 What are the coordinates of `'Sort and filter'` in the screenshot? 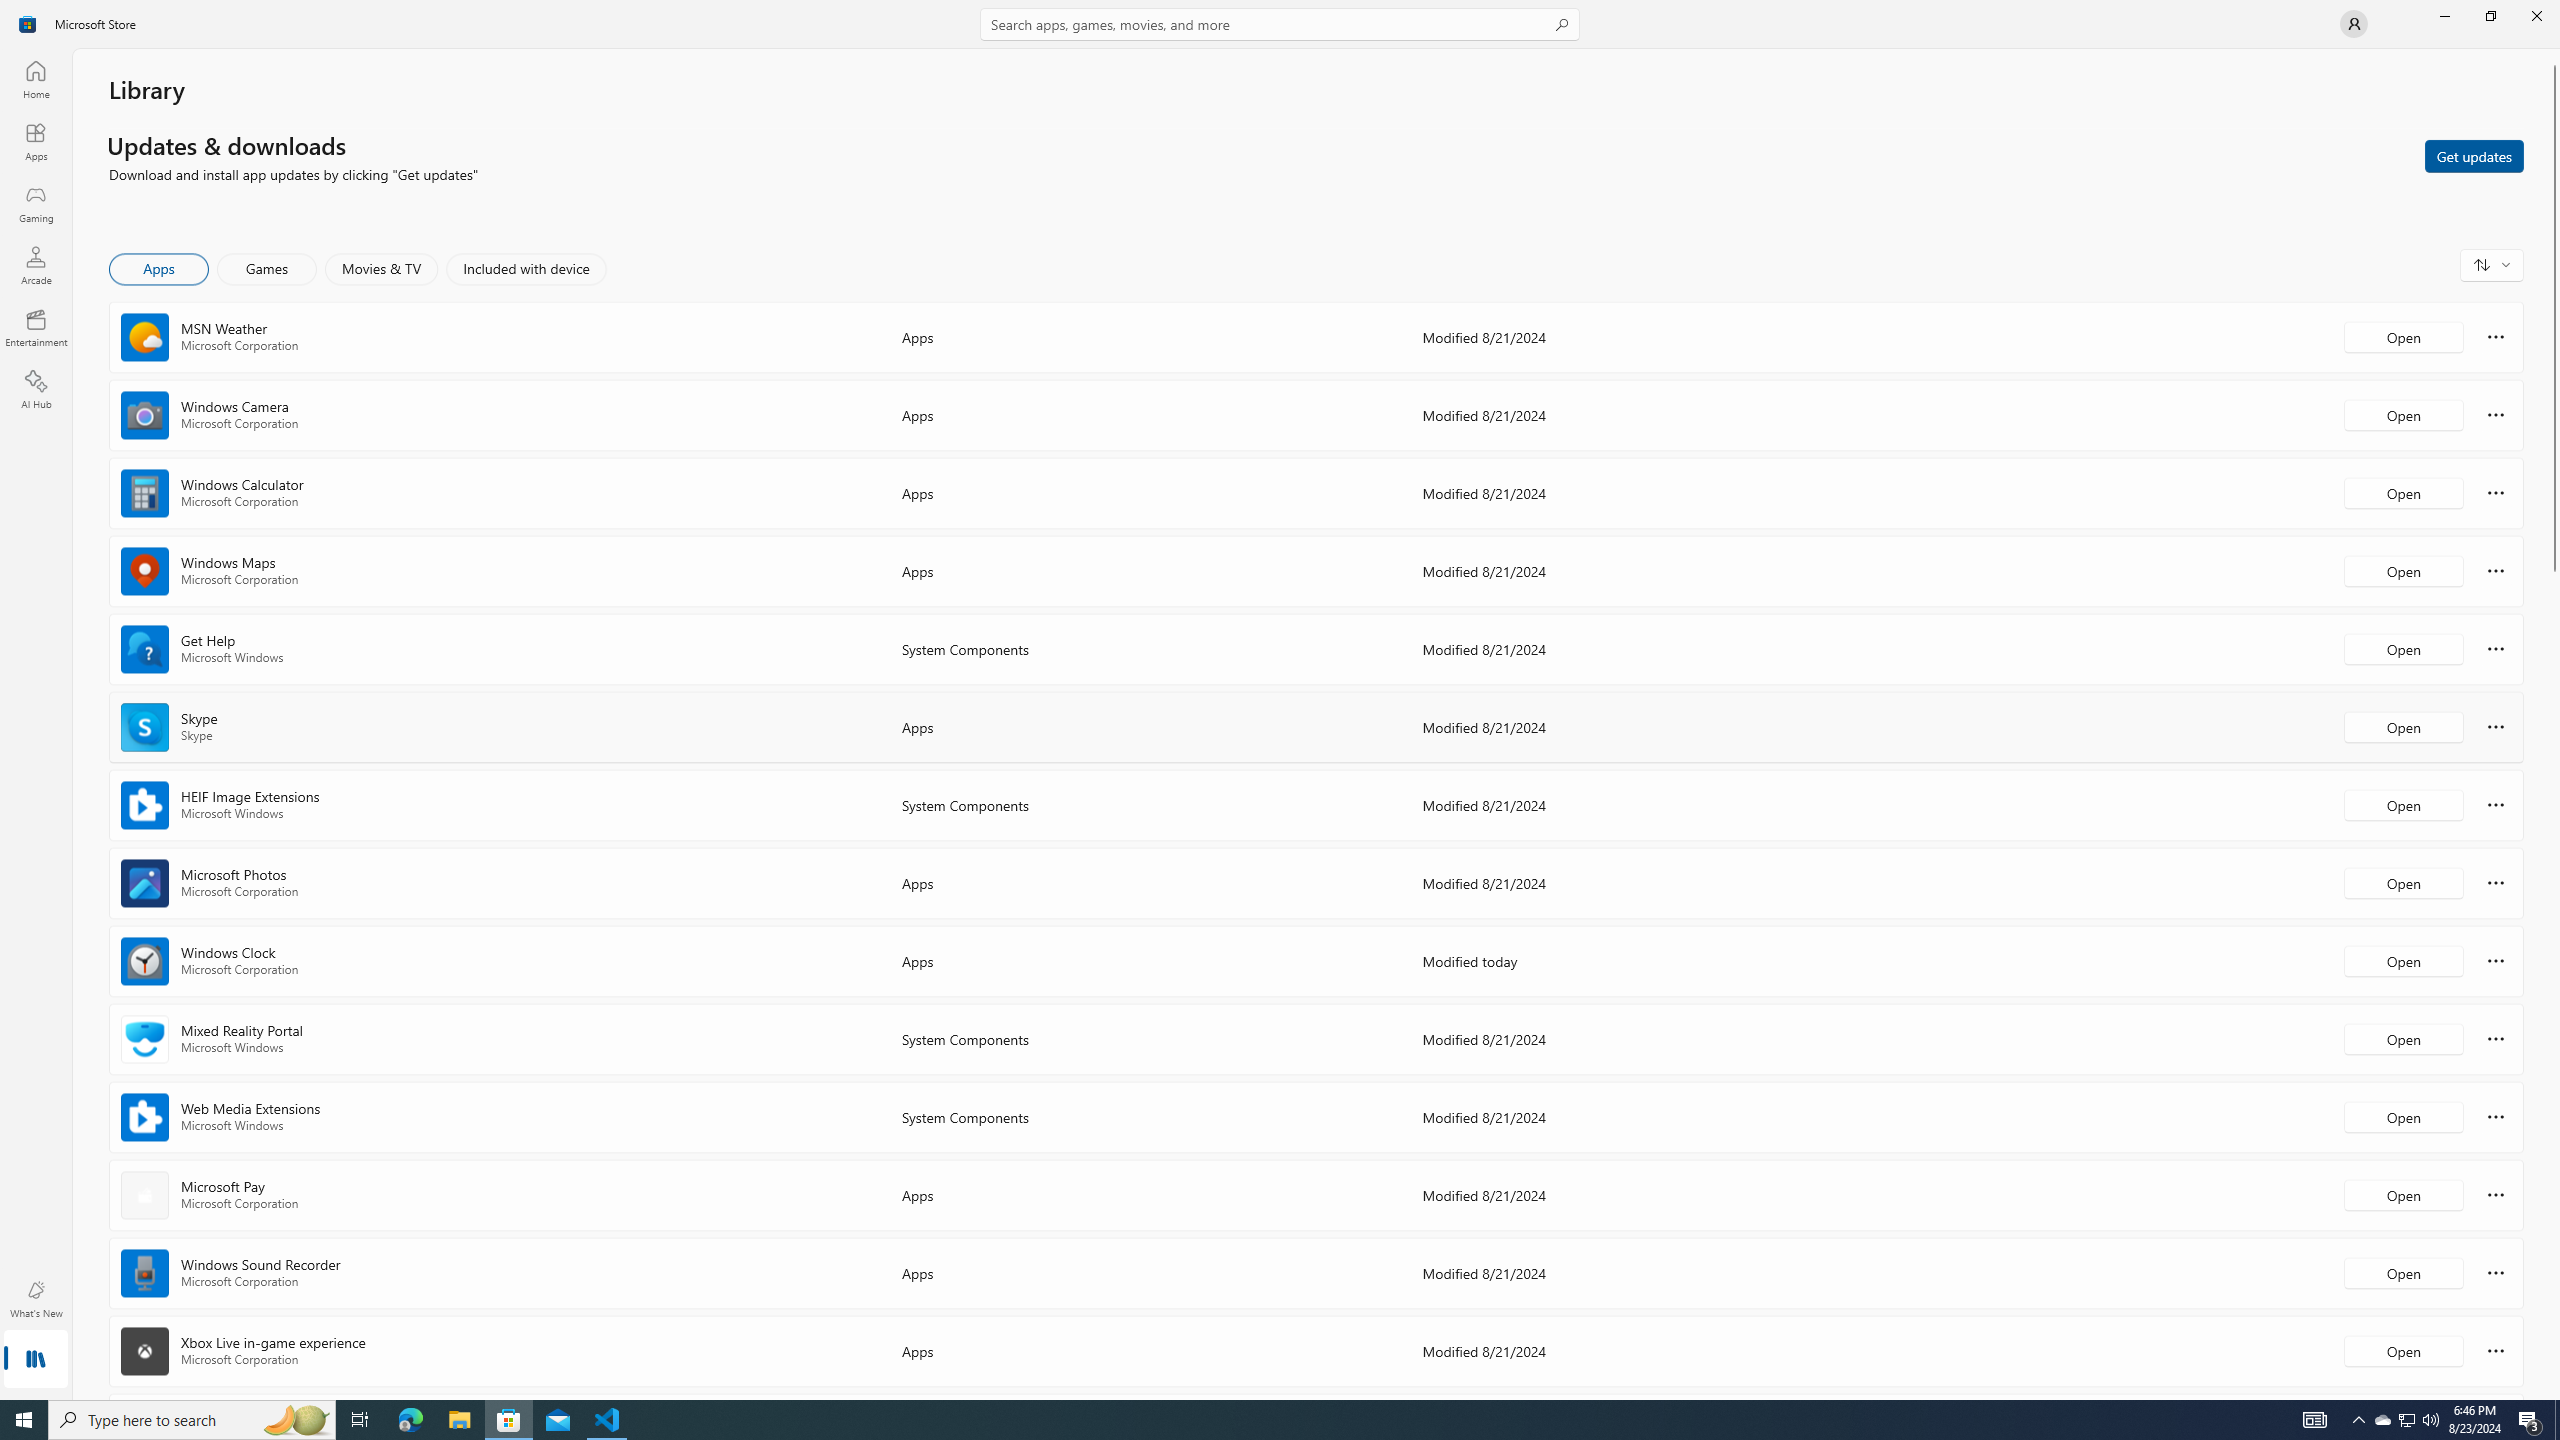 It's located at (2491, 264).